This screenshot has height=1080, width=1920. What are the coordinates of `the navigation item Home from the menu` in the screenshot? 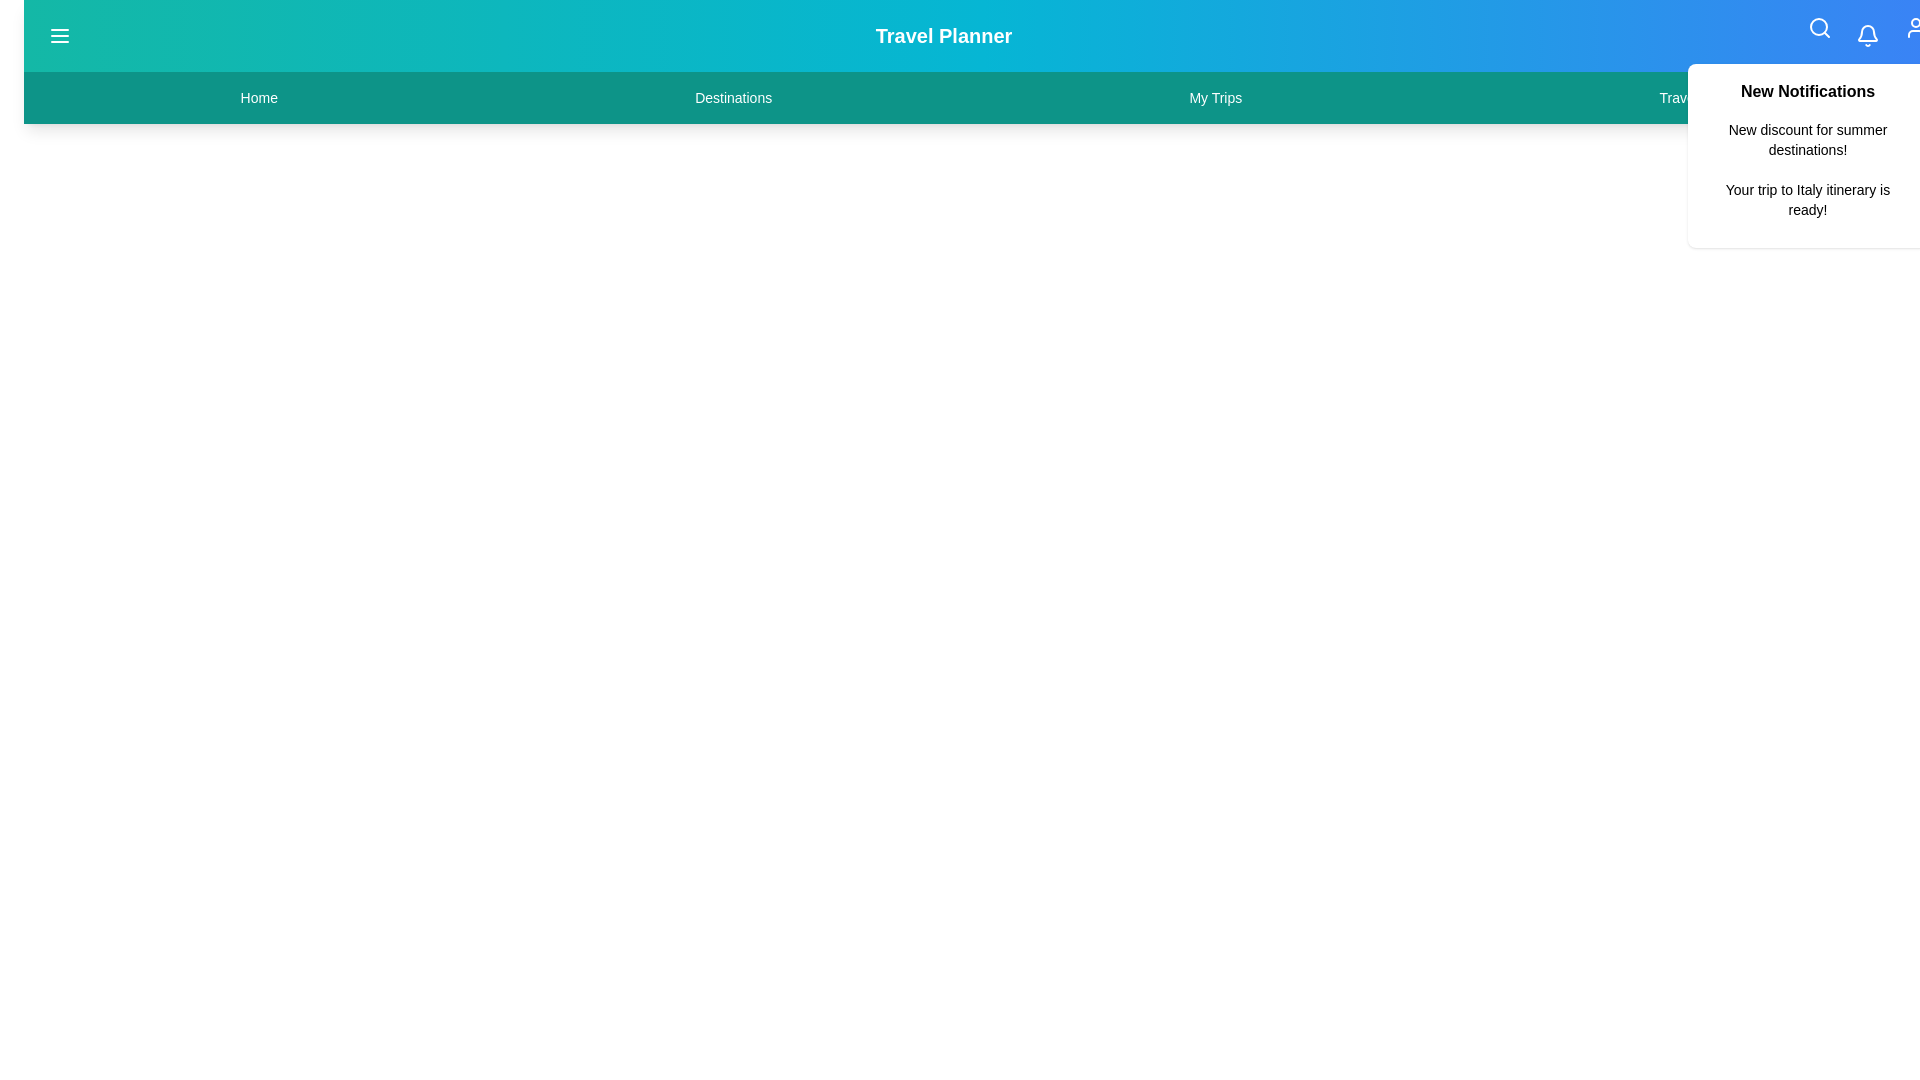 It's located at (258, 97).